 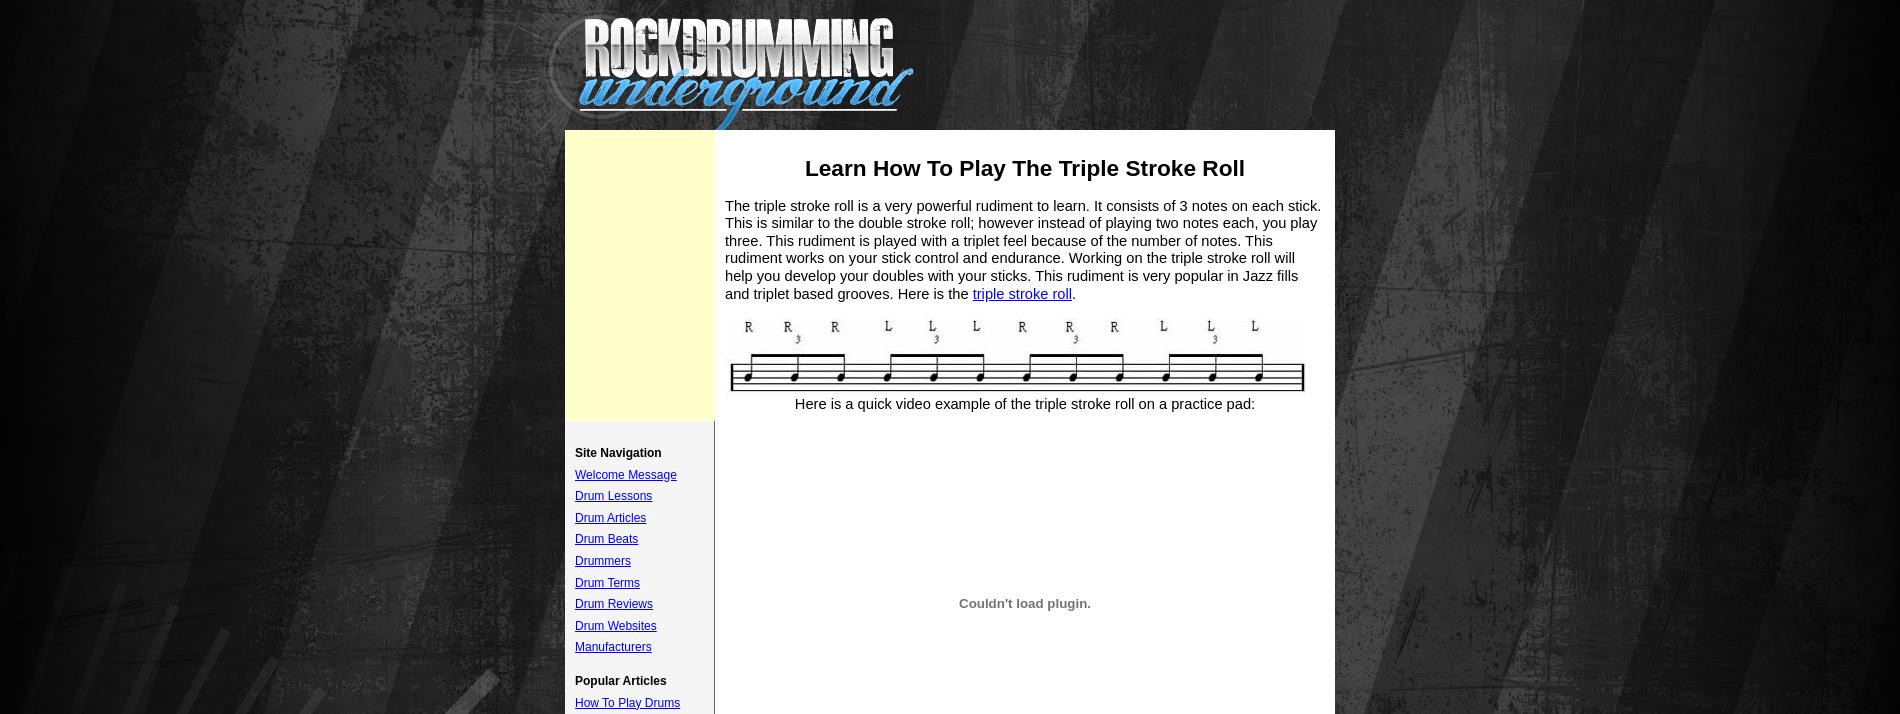 I want to click on 'How To Play Drums', so click(x=574, y=701).